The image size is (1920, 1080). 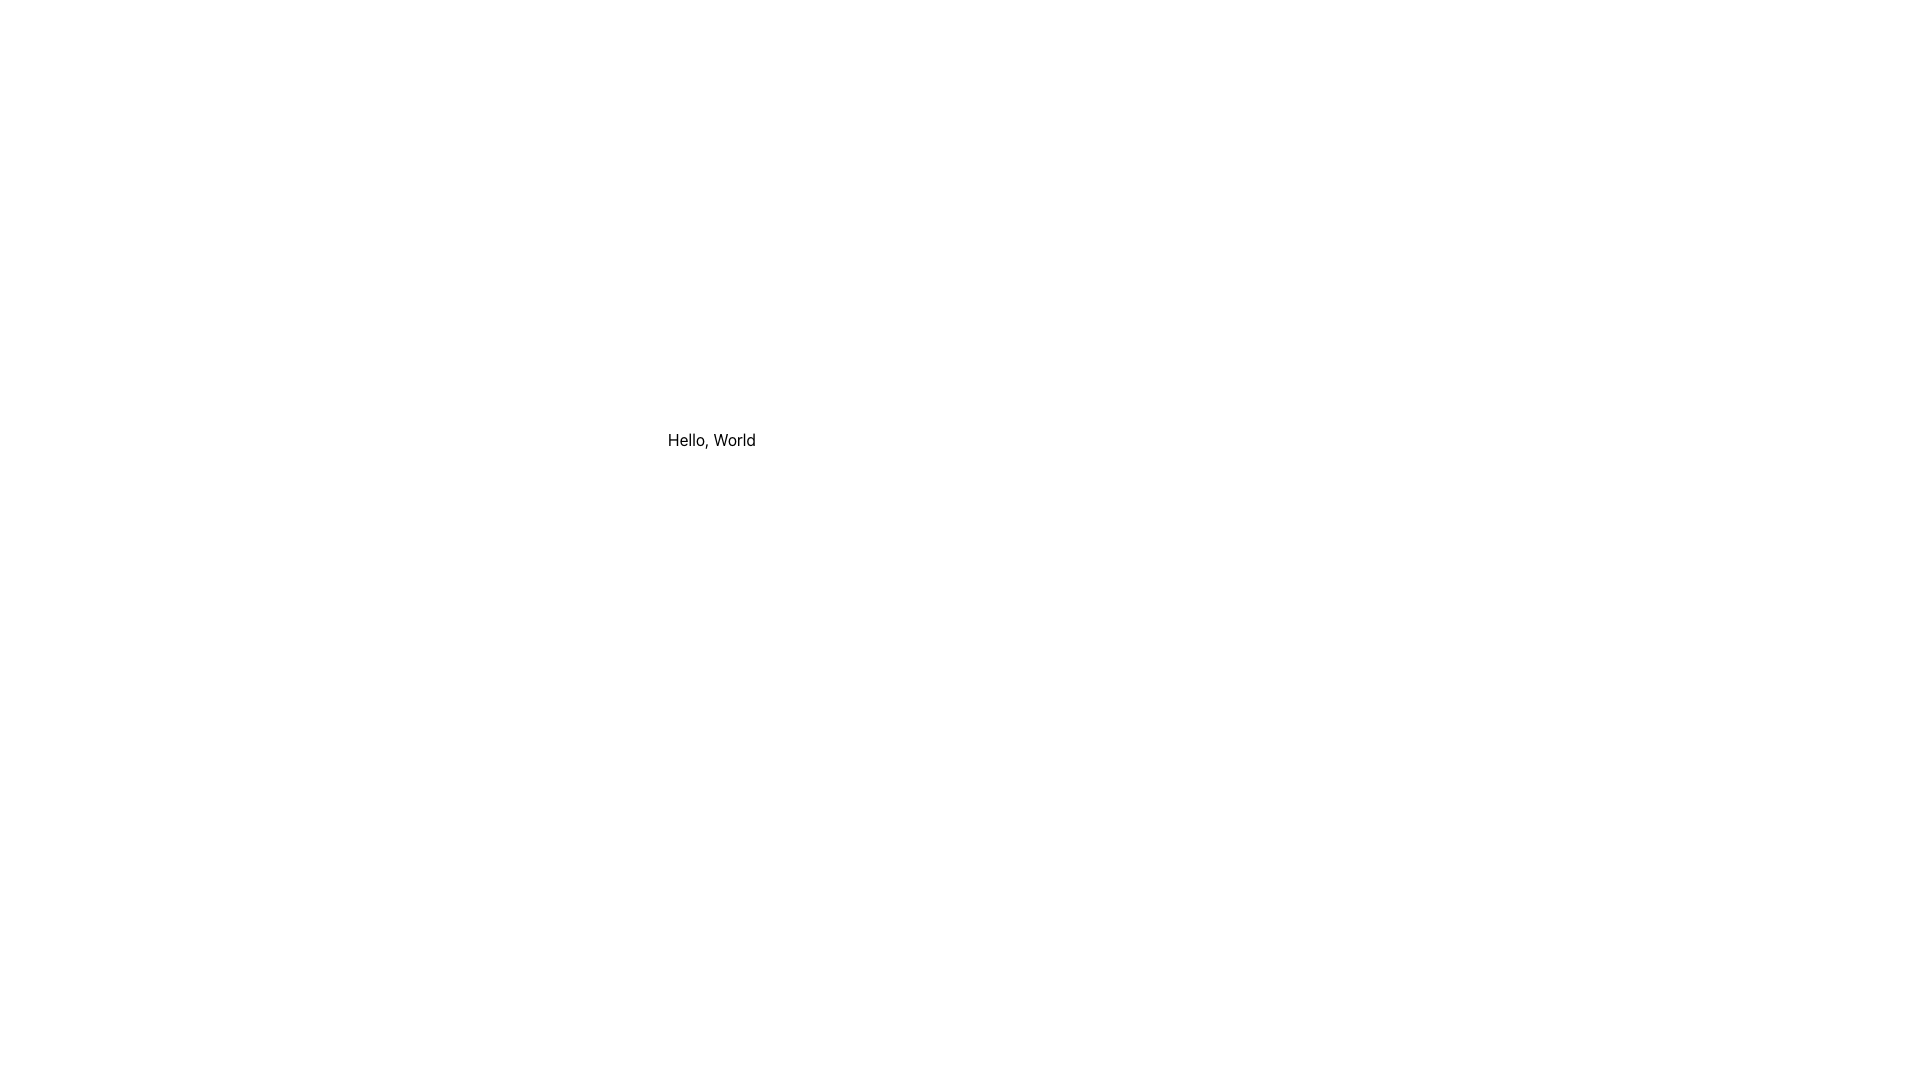 What do you see at coordinates (711, 438) in the screenshot?
I see `the text element displaying 'Hello, World', which is centrally aligned in a large rectangular block with a white background` at bounding box center [711, 438].